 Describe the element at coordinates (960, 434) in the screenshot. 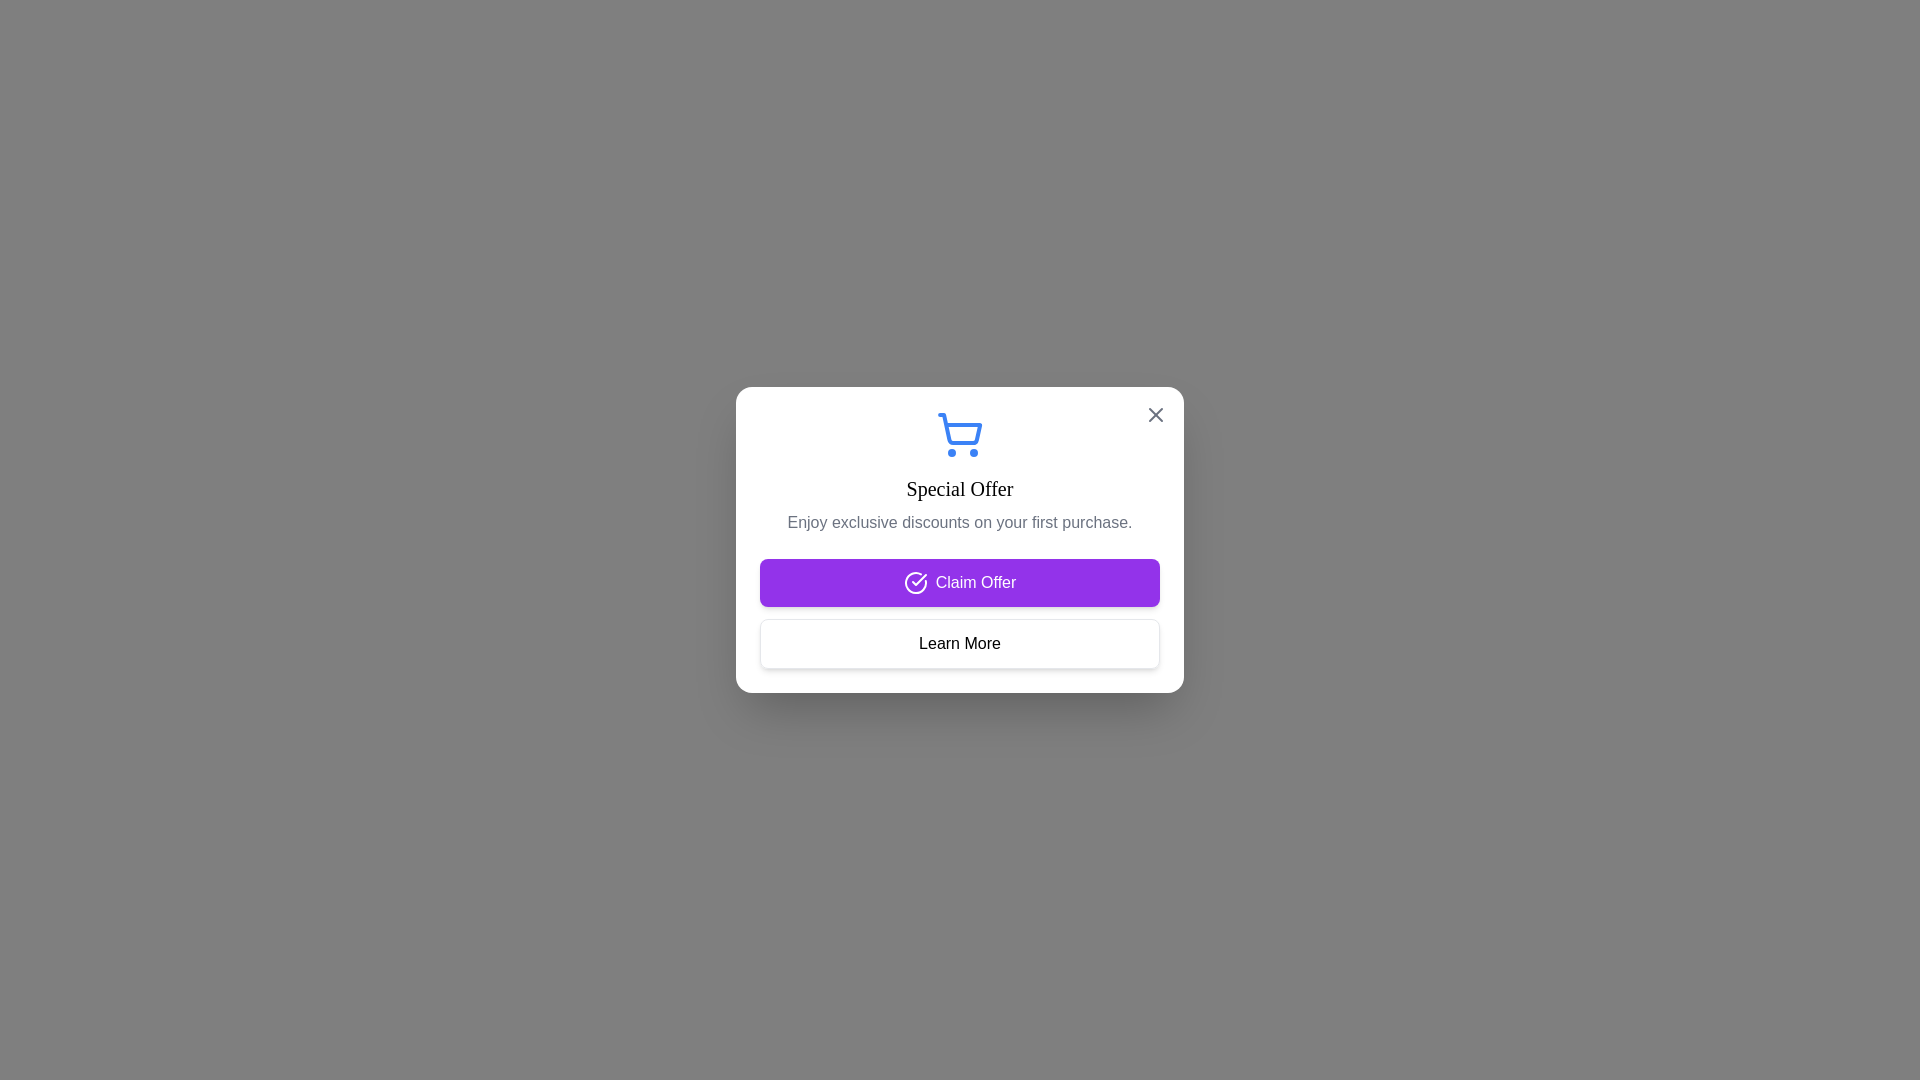

I see `the shopping cart icon to inspect it for additional information` at that location.